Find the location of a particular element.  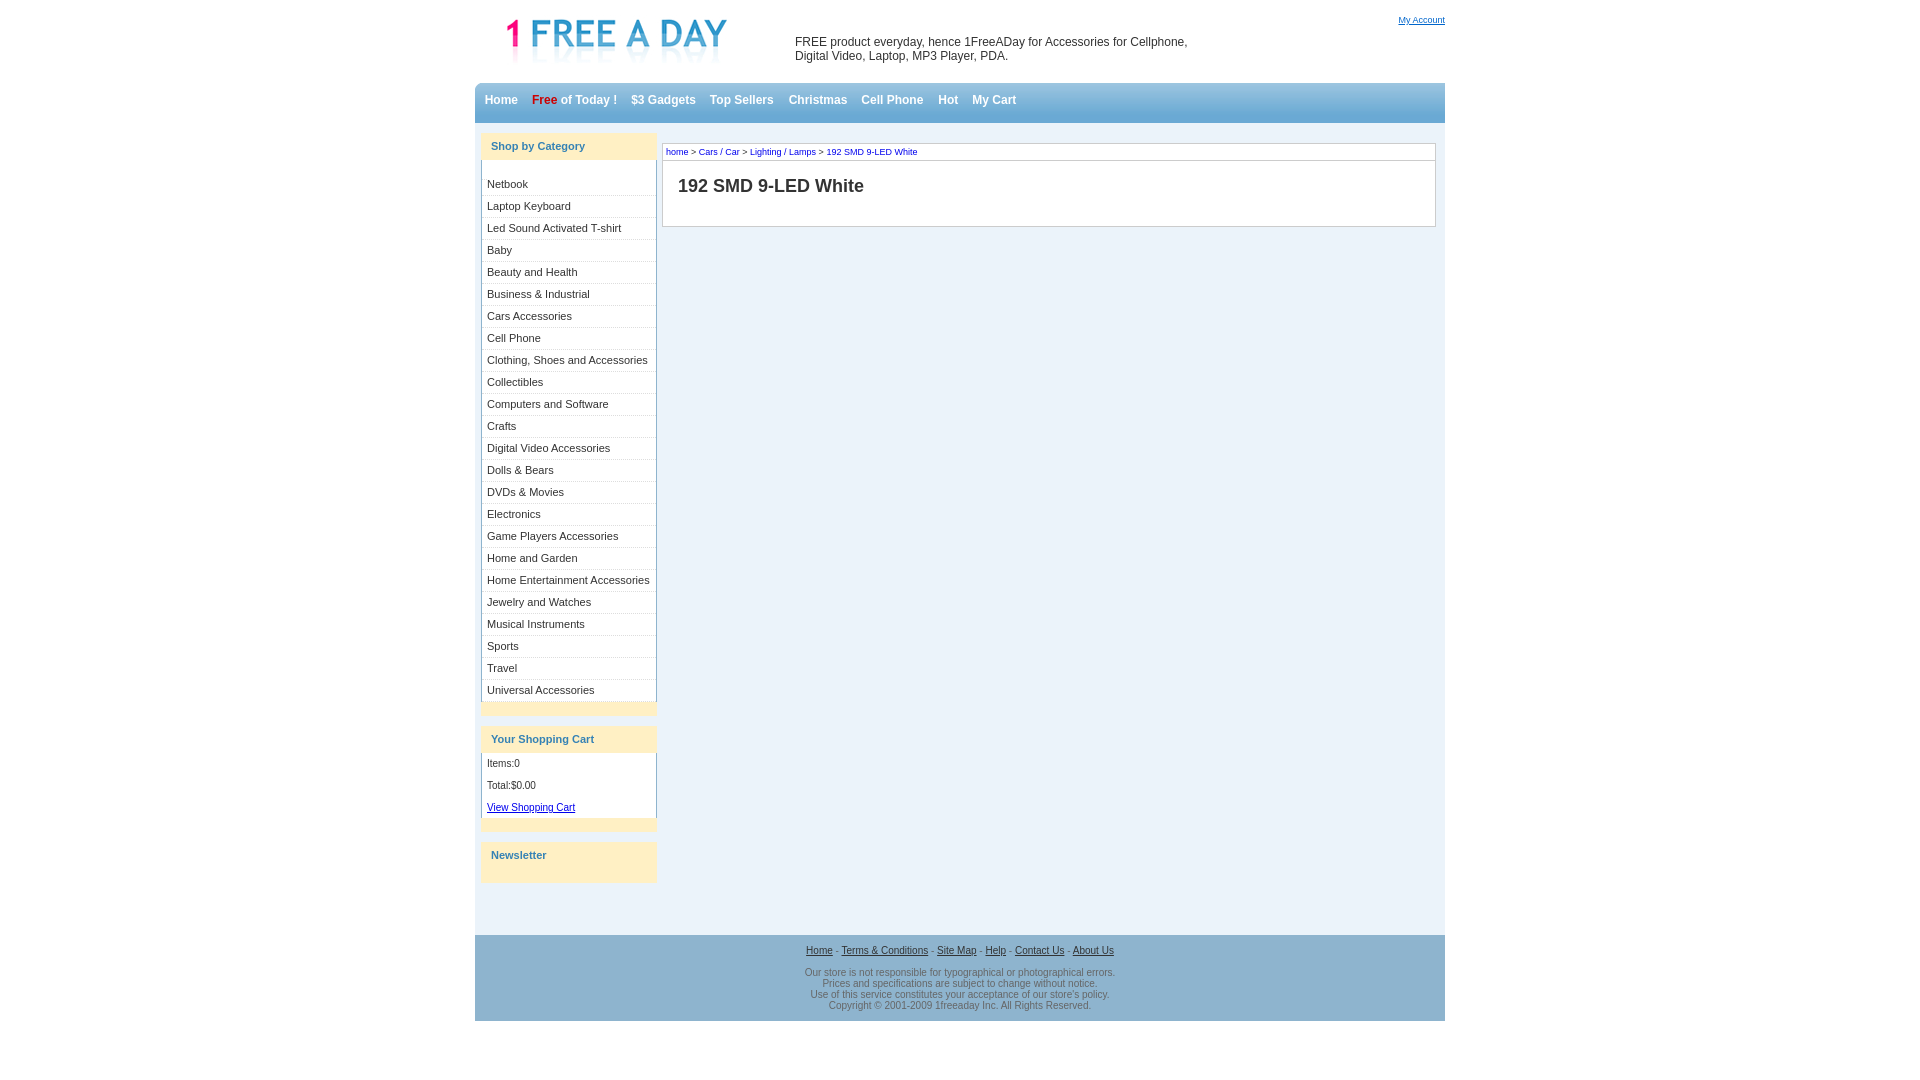

'$3 Gadgets' is located at coordinates (663, 100).